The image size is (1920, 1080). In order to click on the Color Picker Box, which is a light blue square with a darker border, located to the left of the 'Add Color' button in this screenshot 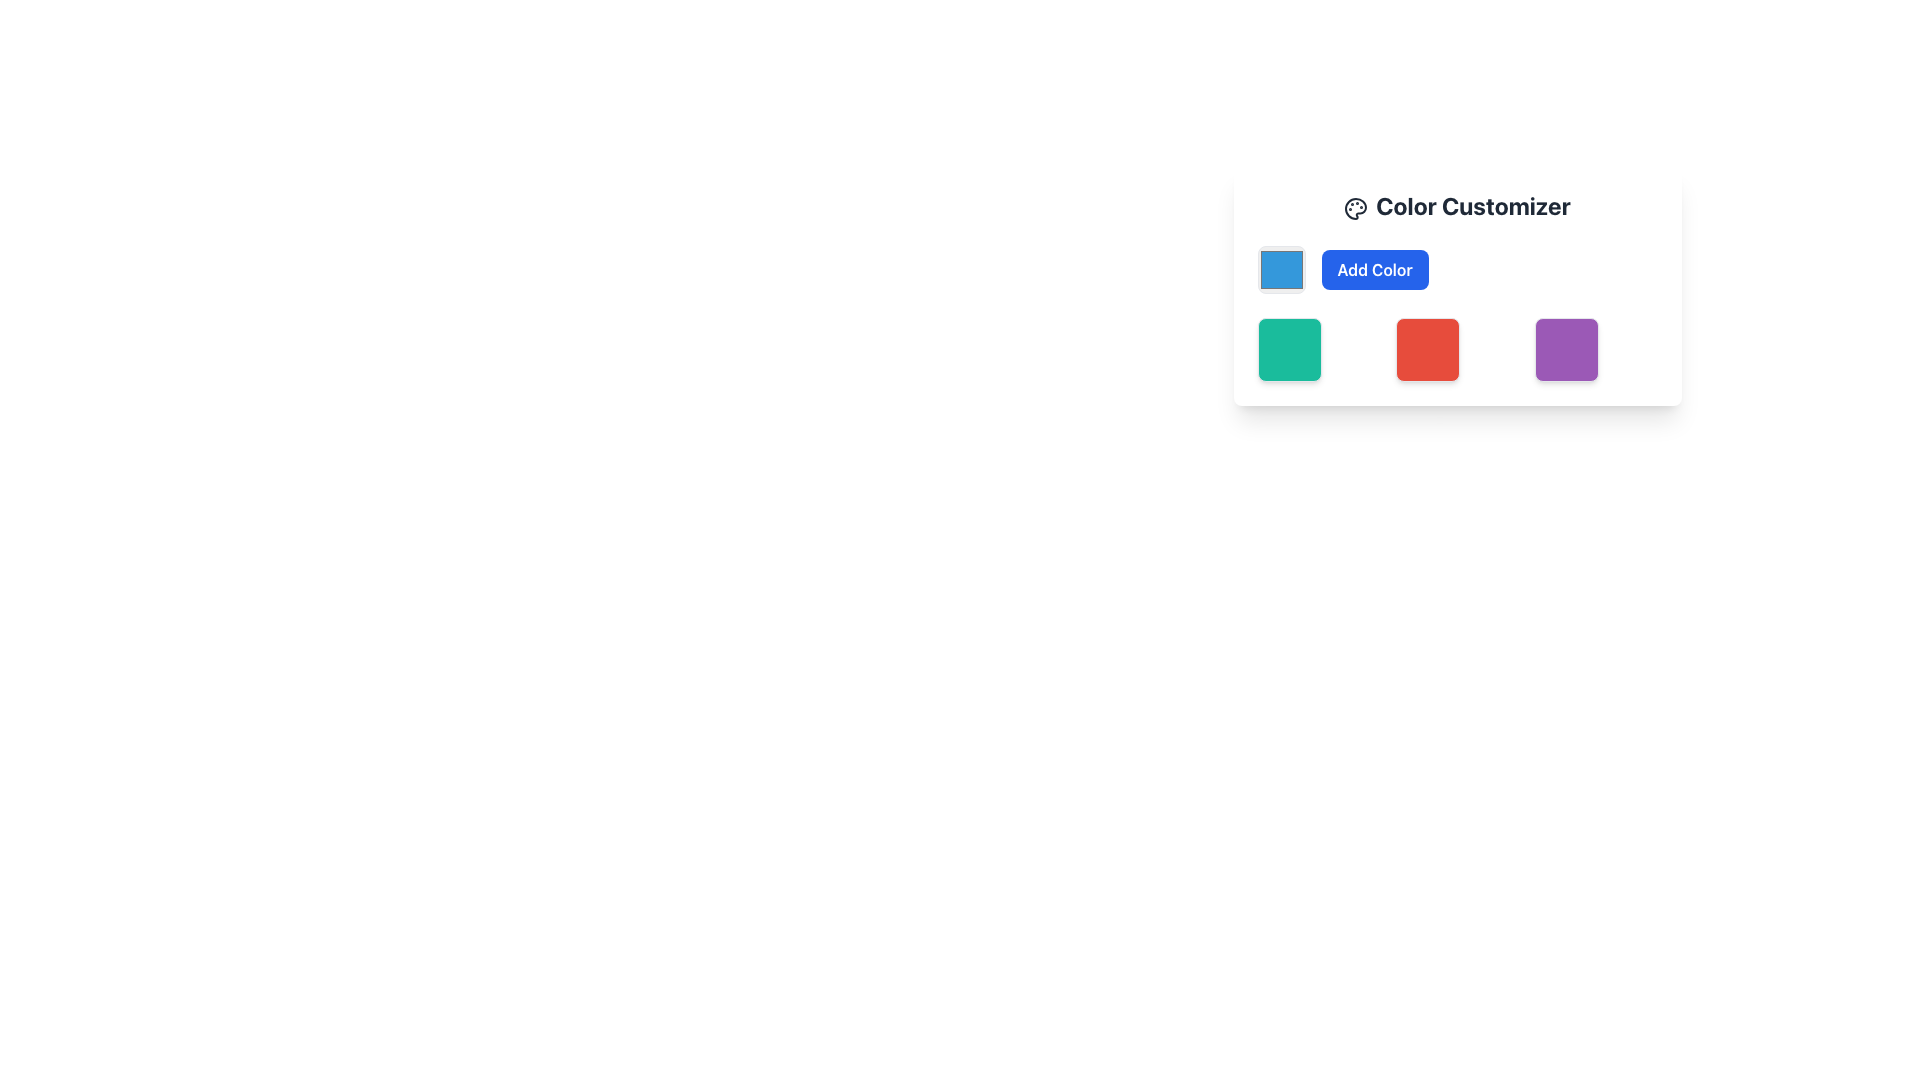, I will do `click(1281, 270)`.